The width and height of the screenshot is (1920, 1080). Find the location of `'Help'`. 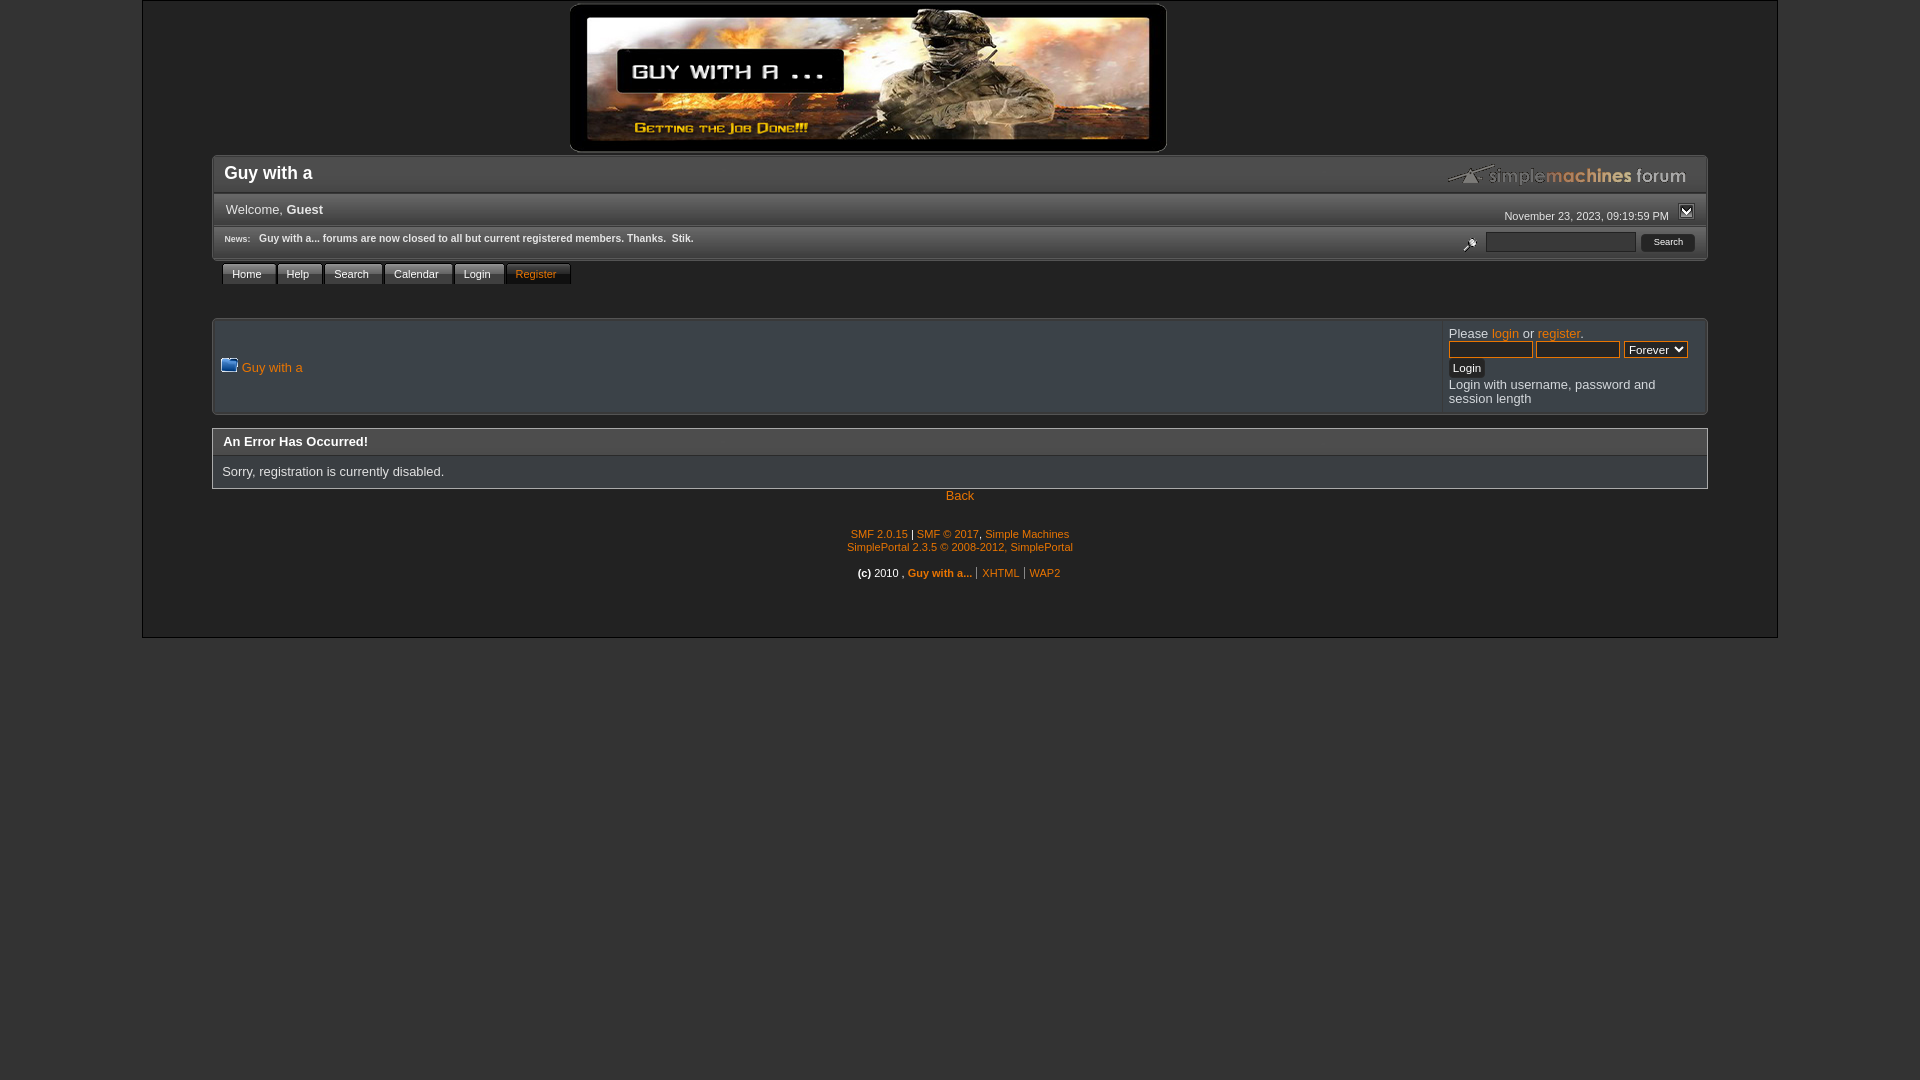

'Help' is located at coordinates (298, 273).